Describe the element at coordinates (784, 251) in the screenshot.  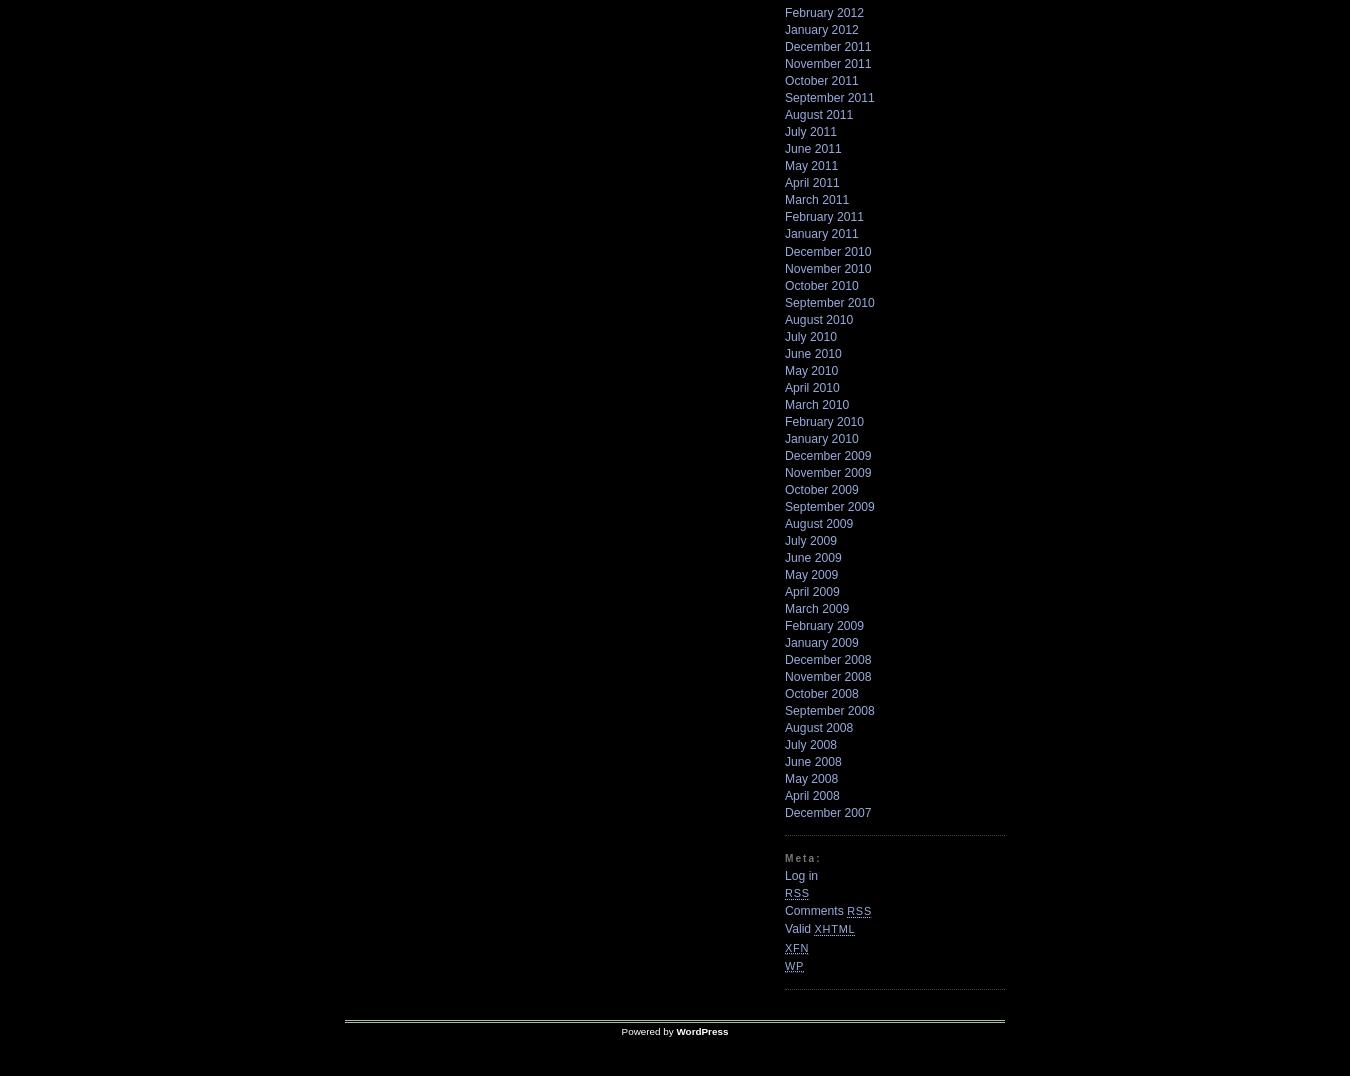
I see `'December 2010'` at that location.